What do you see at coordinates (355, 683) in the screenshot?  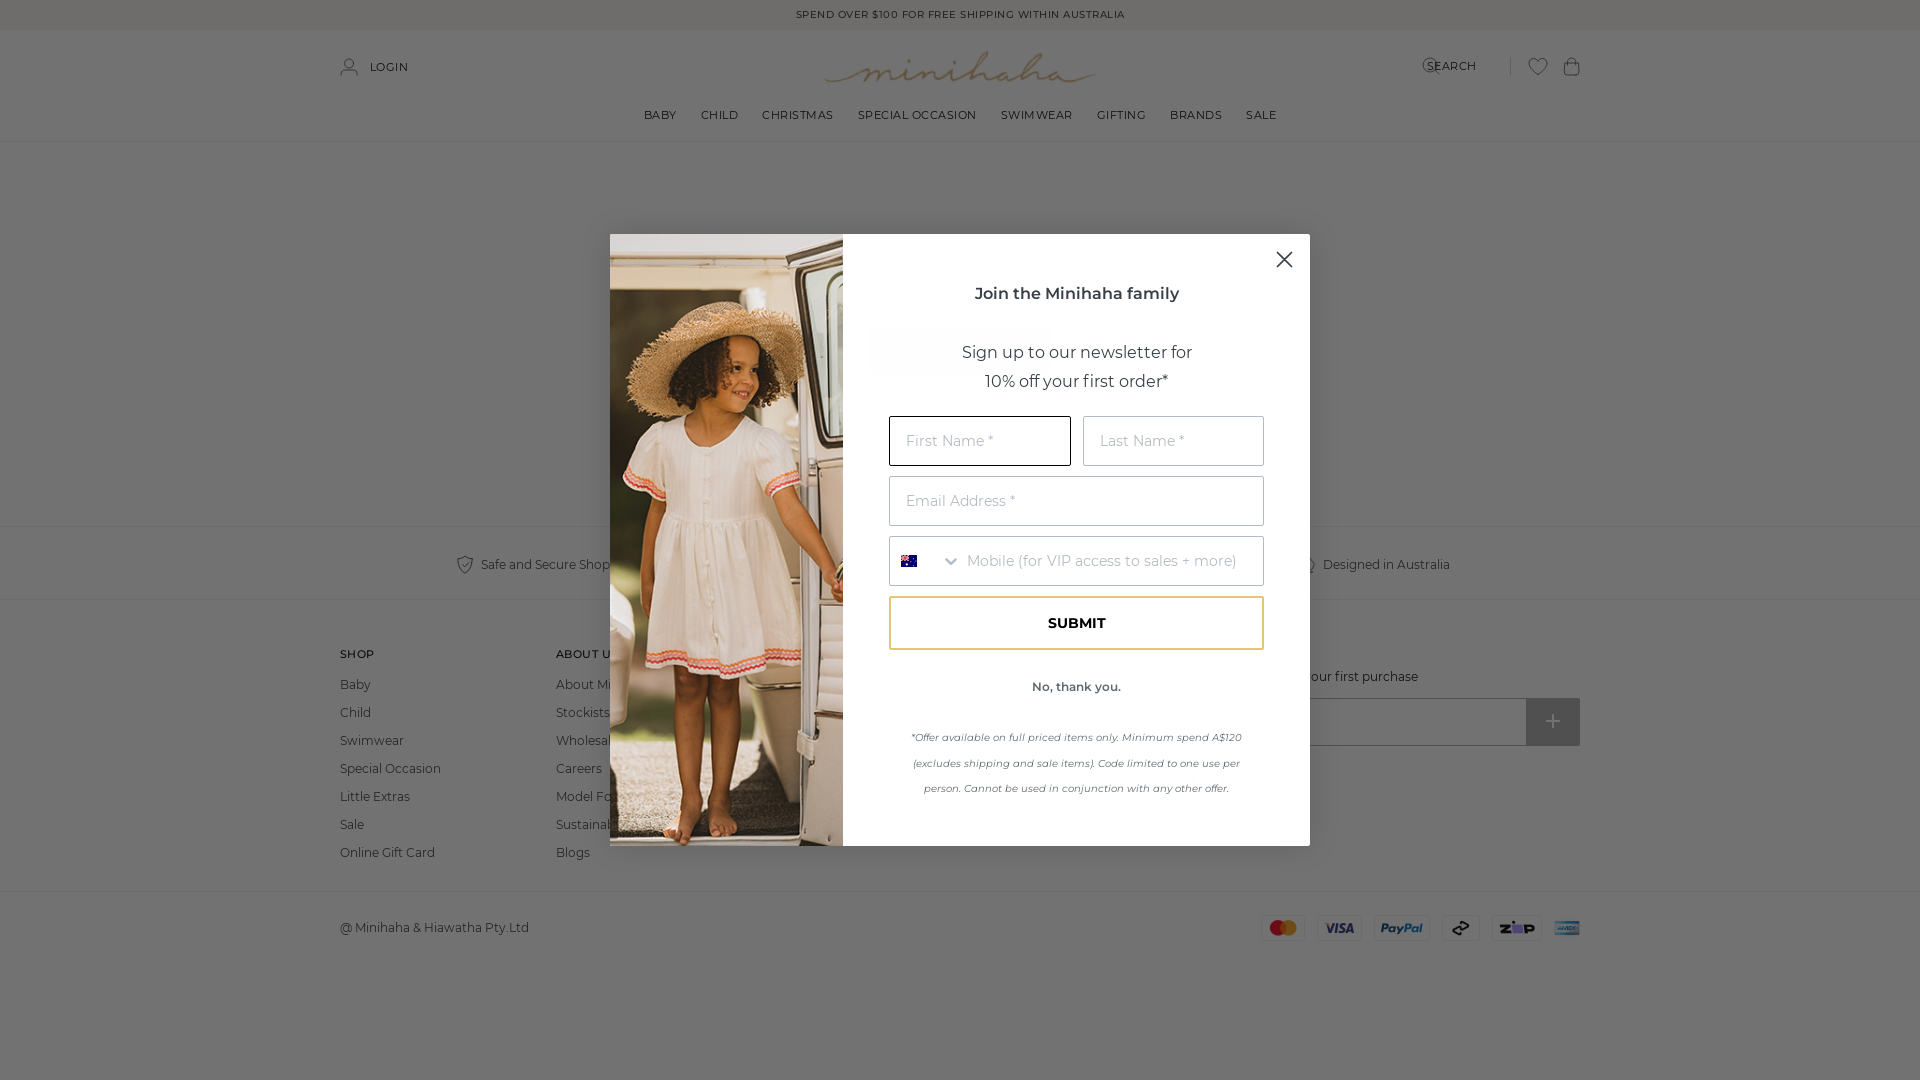 I see `'Baby'` at bounding box center [355, 683].